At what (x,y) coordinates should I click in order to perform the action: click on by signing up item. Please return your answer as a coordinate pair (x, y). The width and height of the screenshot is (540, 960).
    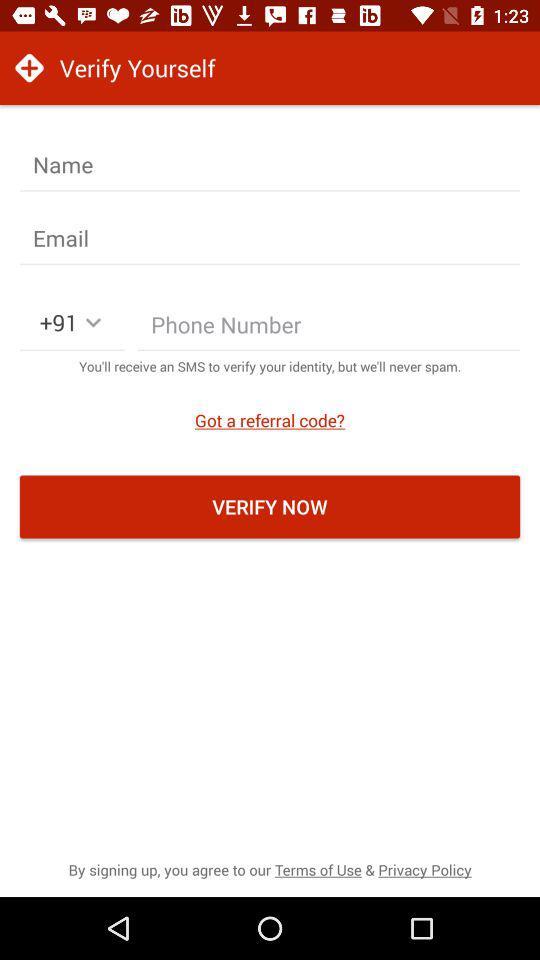
    Looking at the image, I should click on (270, 868).